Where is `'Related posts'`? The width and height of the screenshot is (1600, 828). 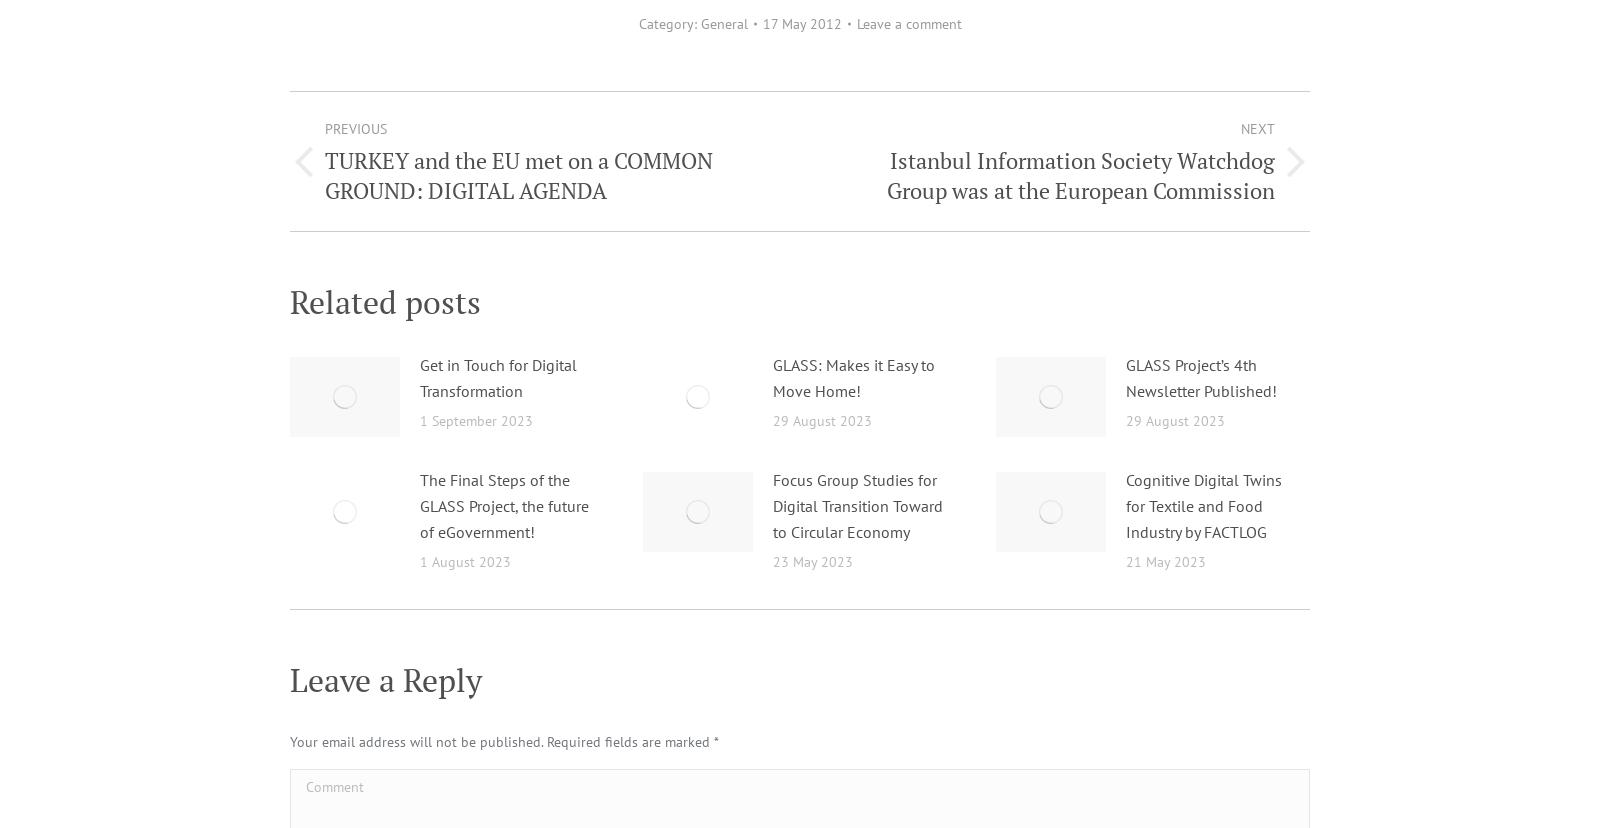
'Related posts' is located at coordinates (289, 301).